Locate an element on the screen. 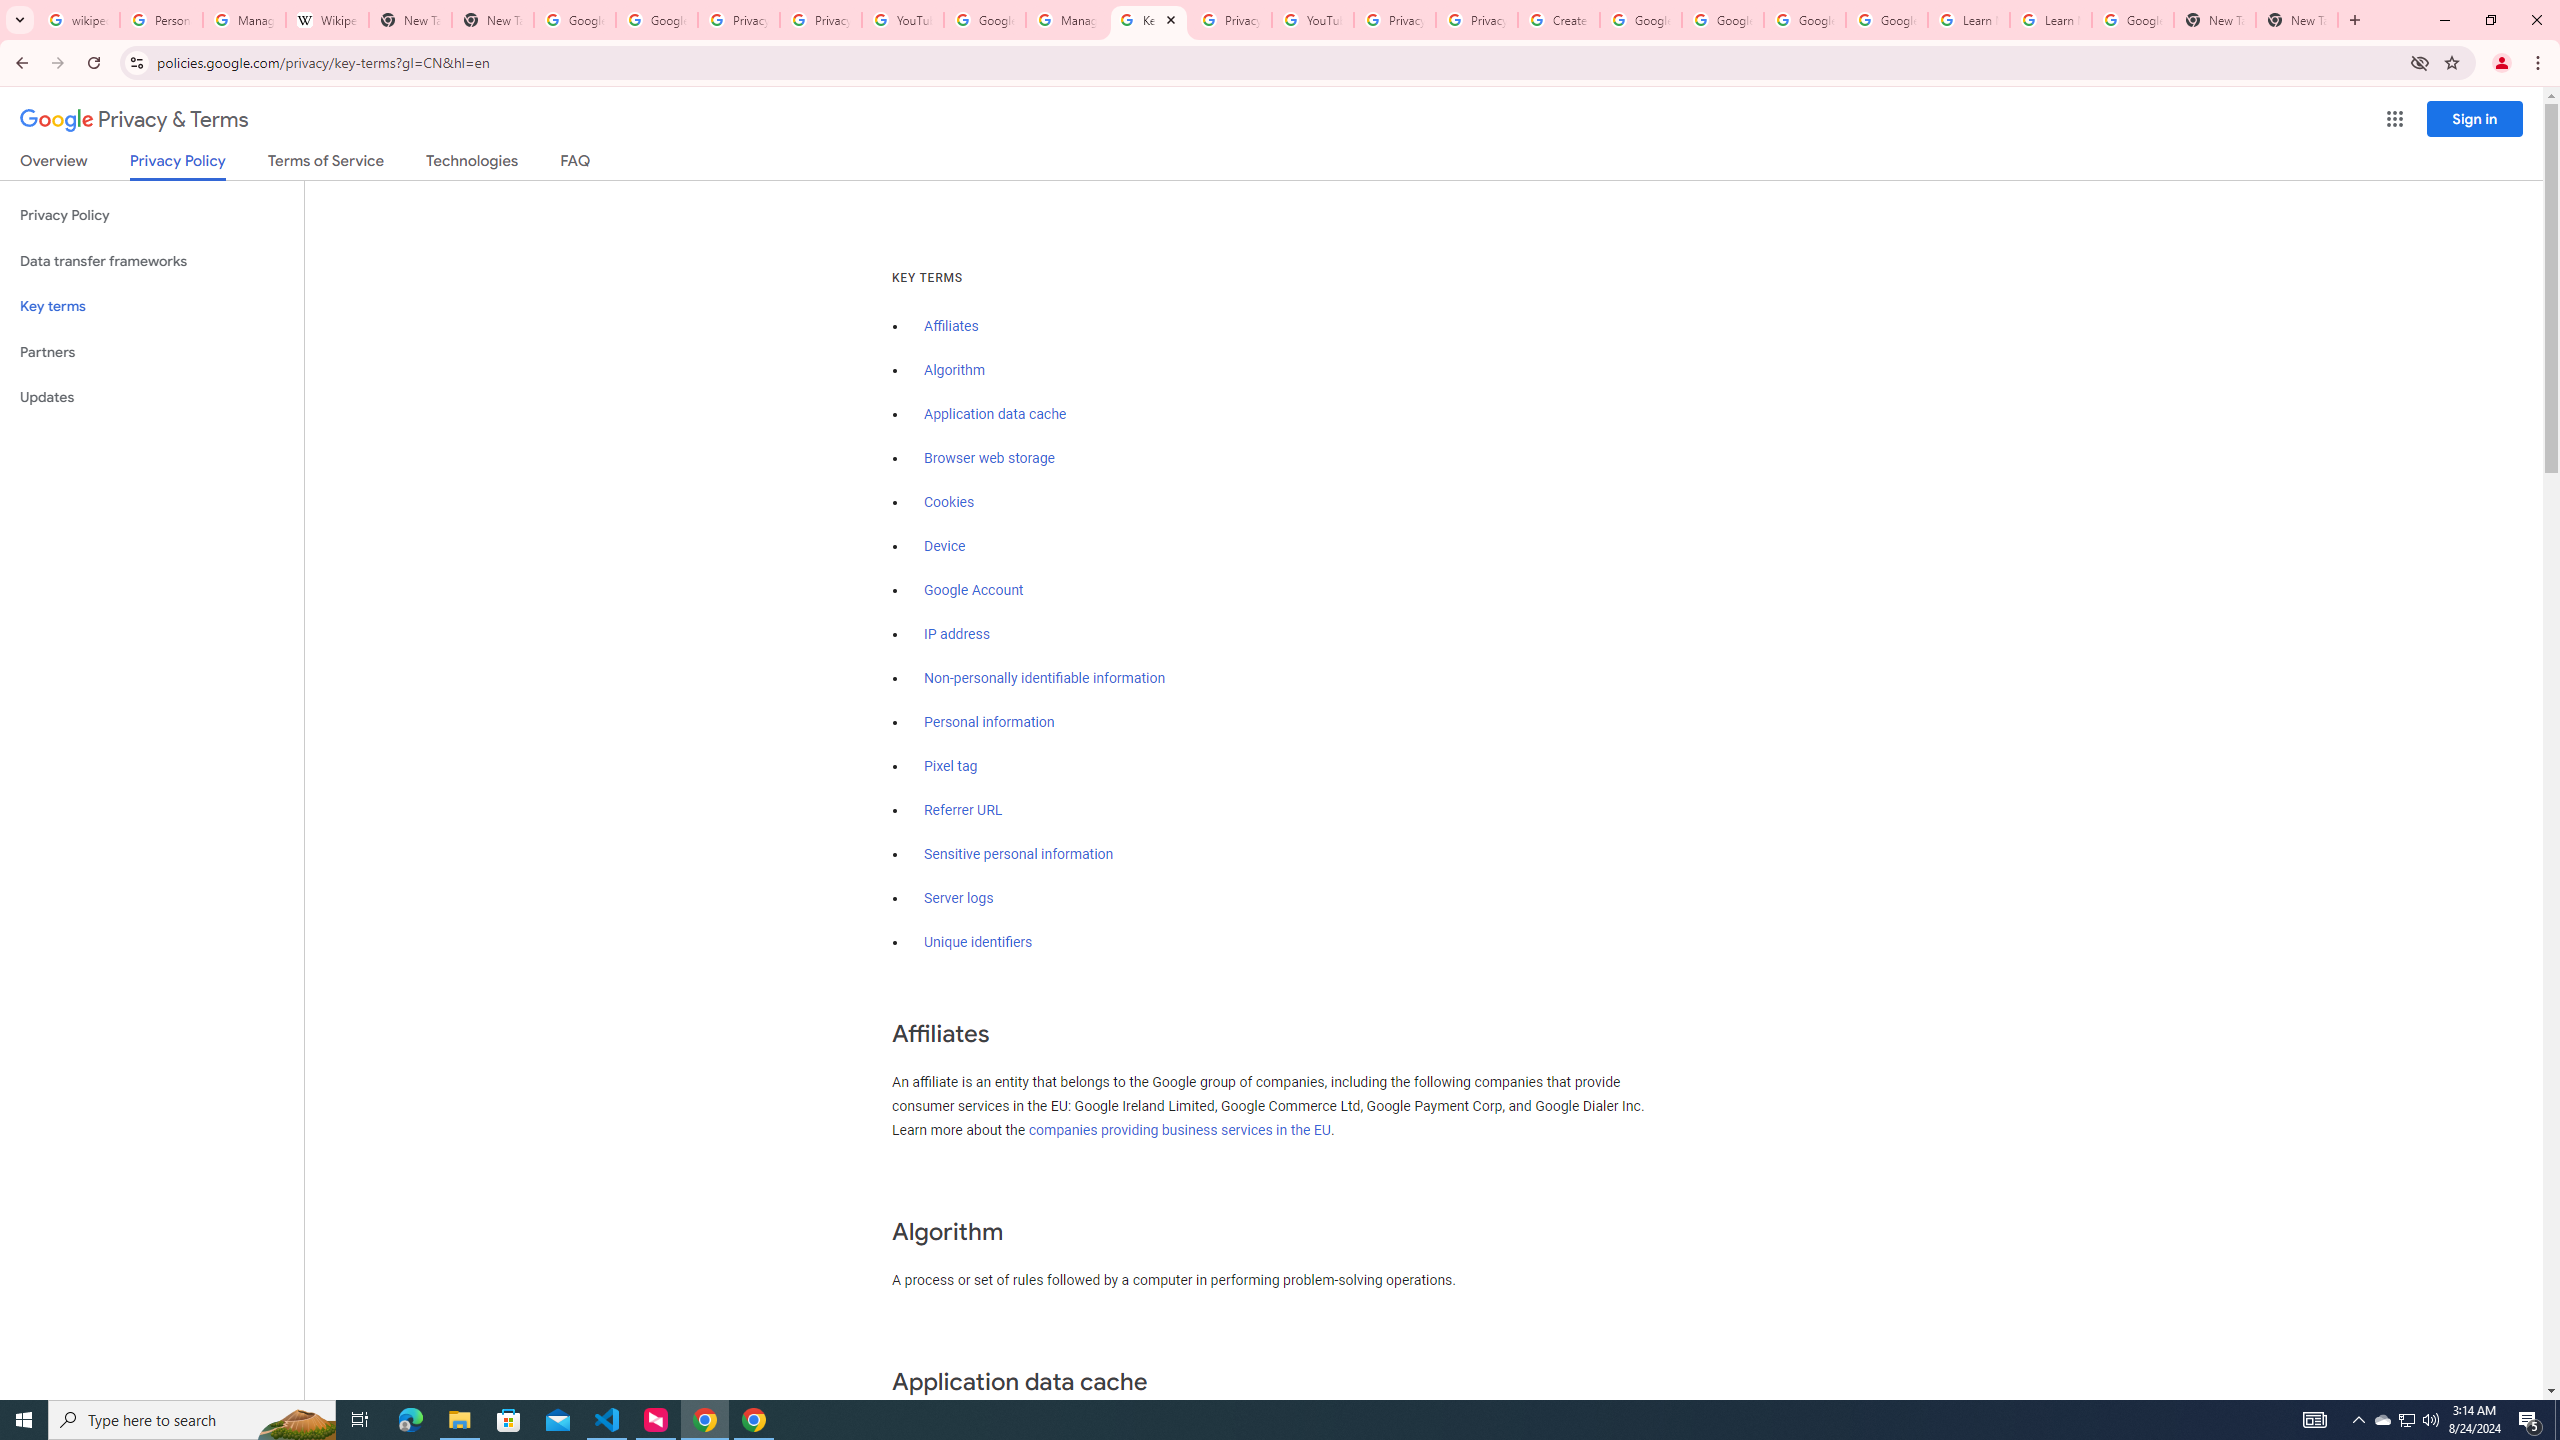  'Non-personally identifiable information' is located at coordinates (1043, 677).